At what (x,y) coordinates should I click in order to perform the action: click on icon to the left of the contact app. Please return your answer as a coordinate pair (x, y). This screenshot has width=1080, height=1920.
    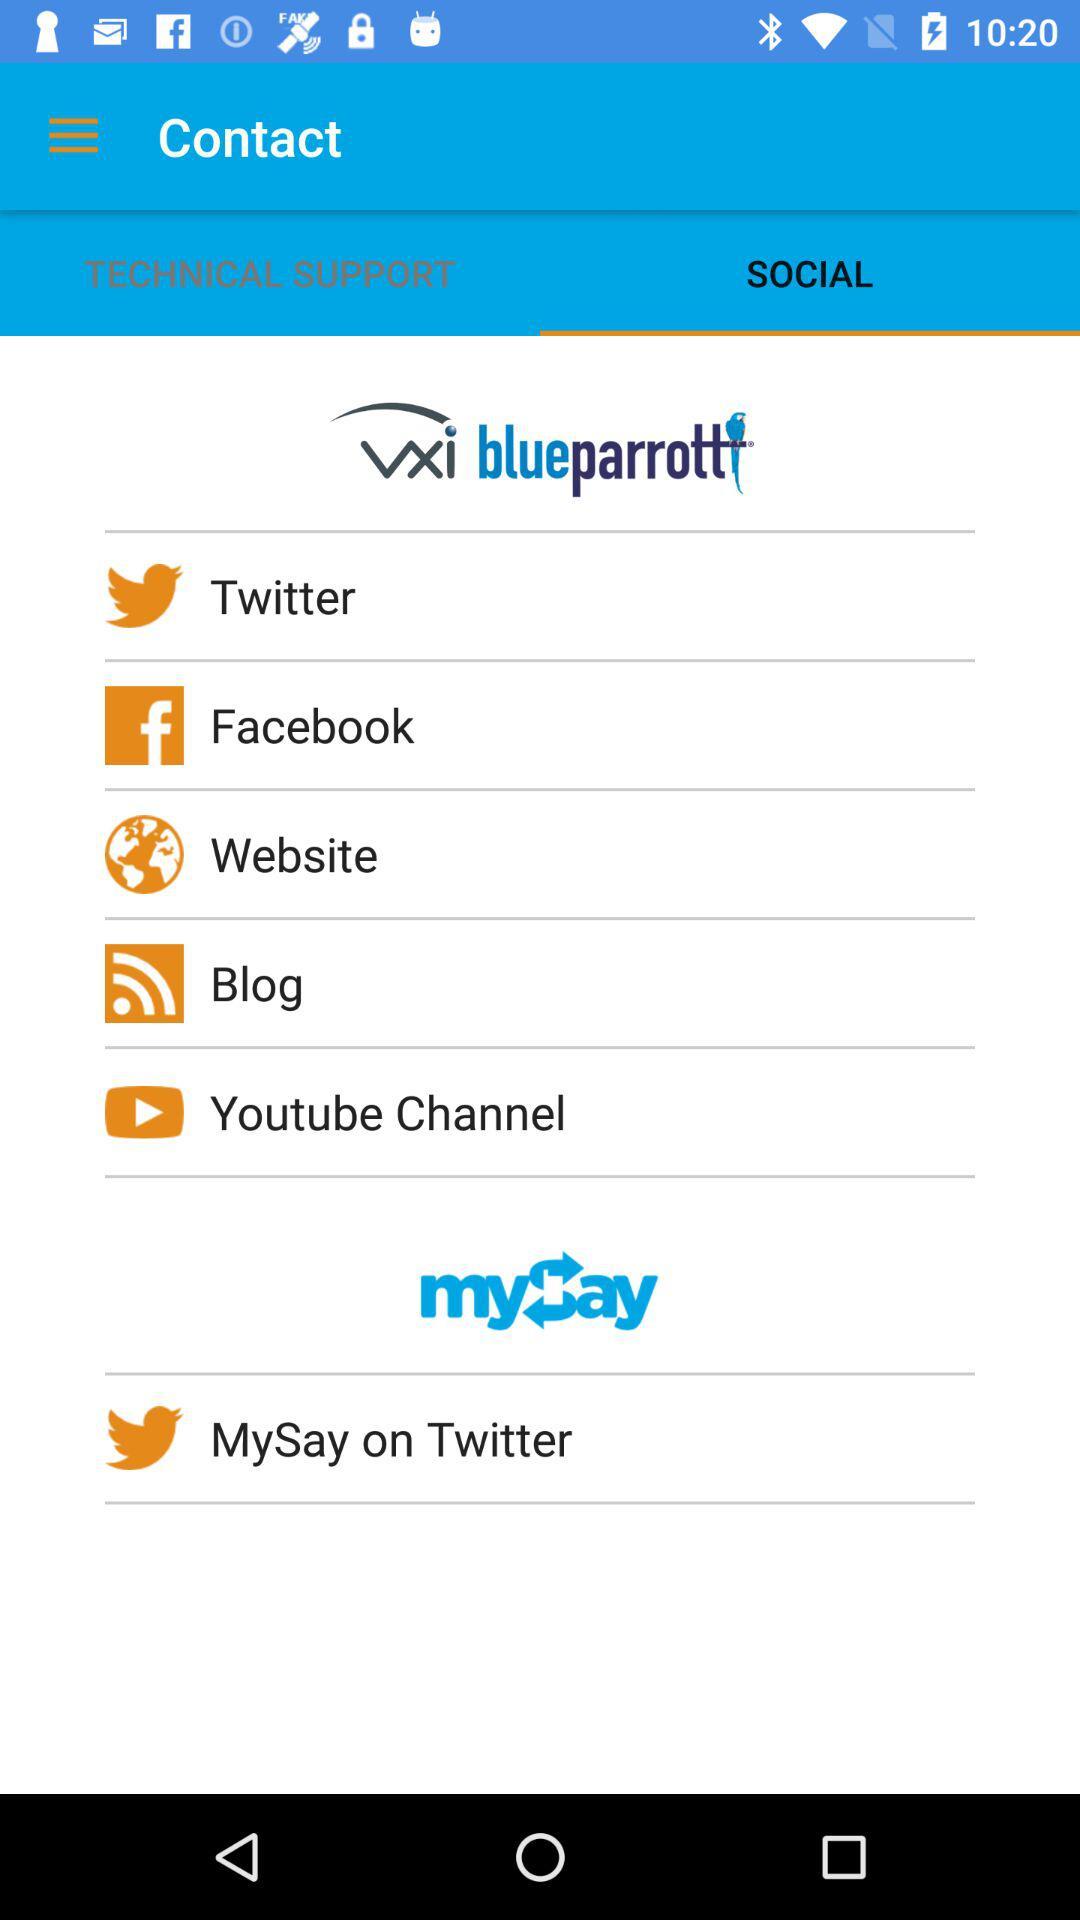
    Looking at the image, I should click on (72, 135).